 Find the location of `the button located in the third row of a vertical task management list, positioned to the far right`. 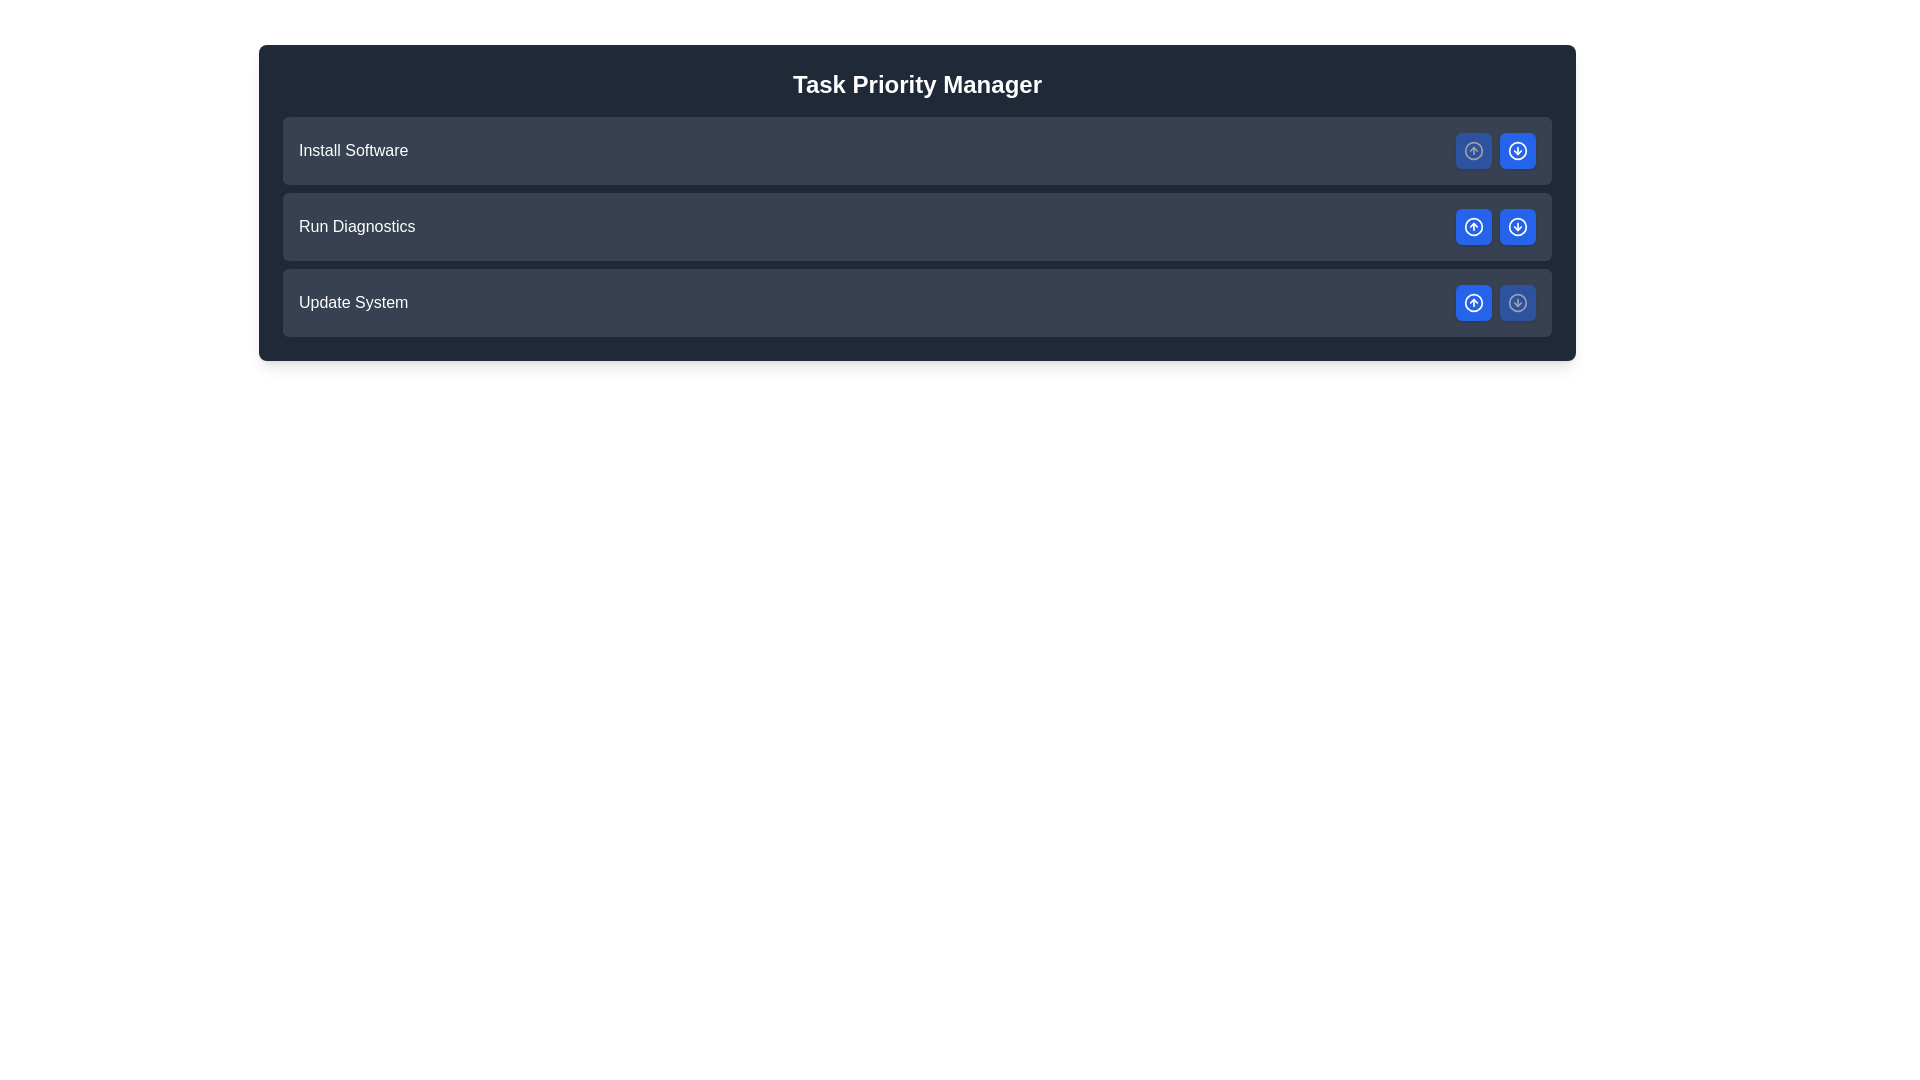

the button located in the third row of a vertical task management list, positioned to the far right is located at coordinates (1473, 303).